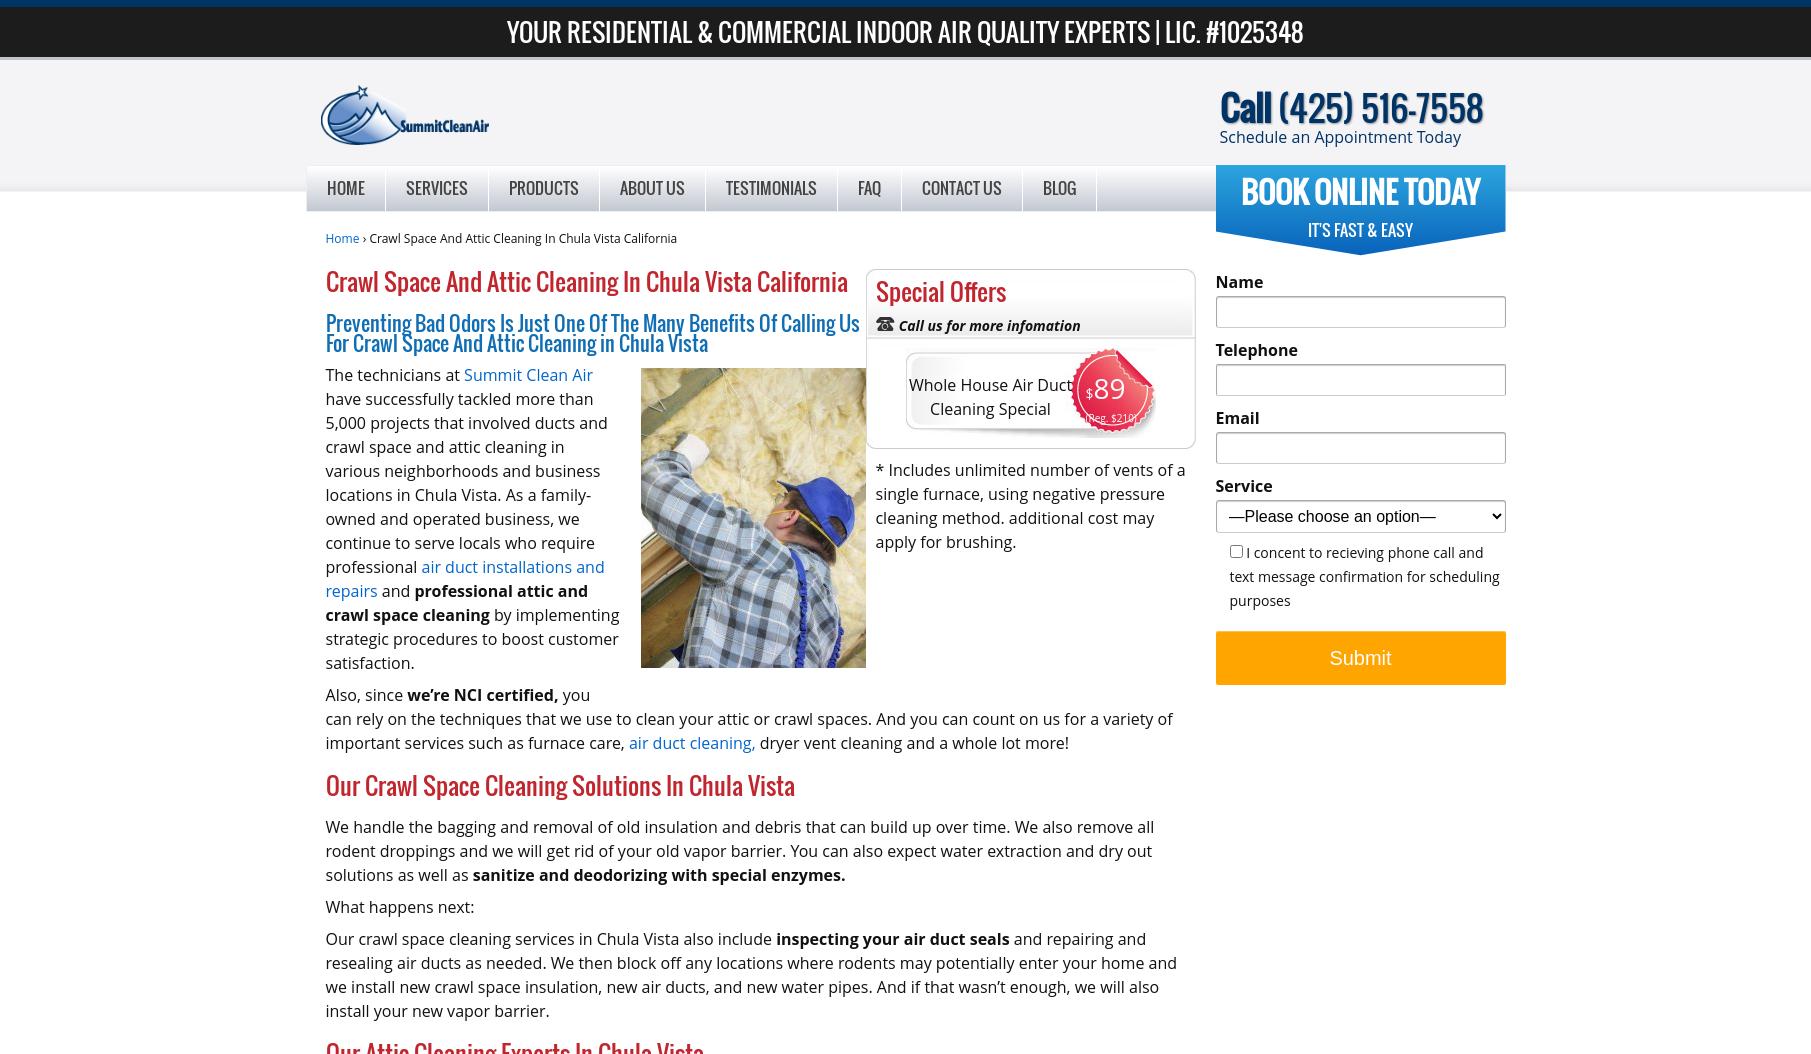 The image size is (1811, 1054). Describe the element at coordinates (697, 349) in the screenshot. I see `'Federal Way Air Duct Cleaning'` at that location.